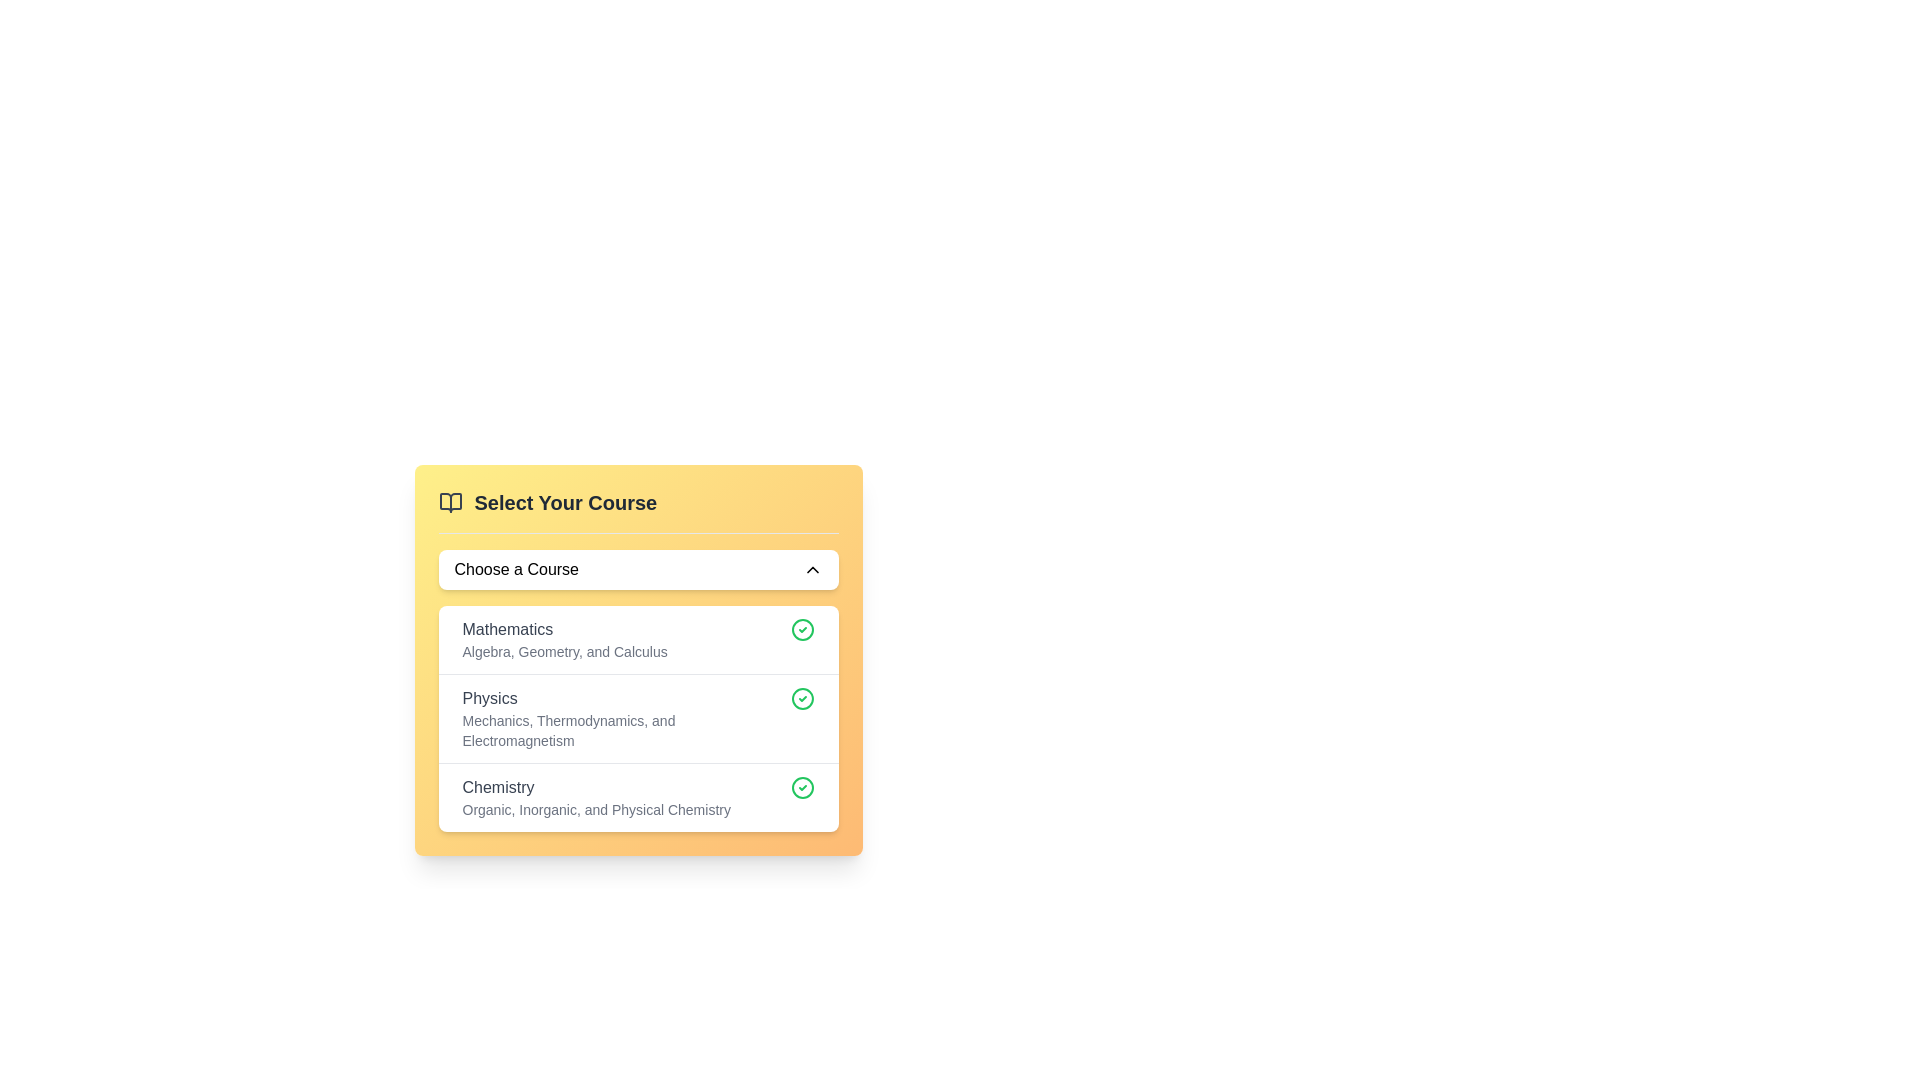 Image resolution: width=1920 pixels, height=1080 pixels. Describe the element at coordinates (637, 796) in the screenshot. I see `the selectable list item labeled 'Chemistry'` at that location.